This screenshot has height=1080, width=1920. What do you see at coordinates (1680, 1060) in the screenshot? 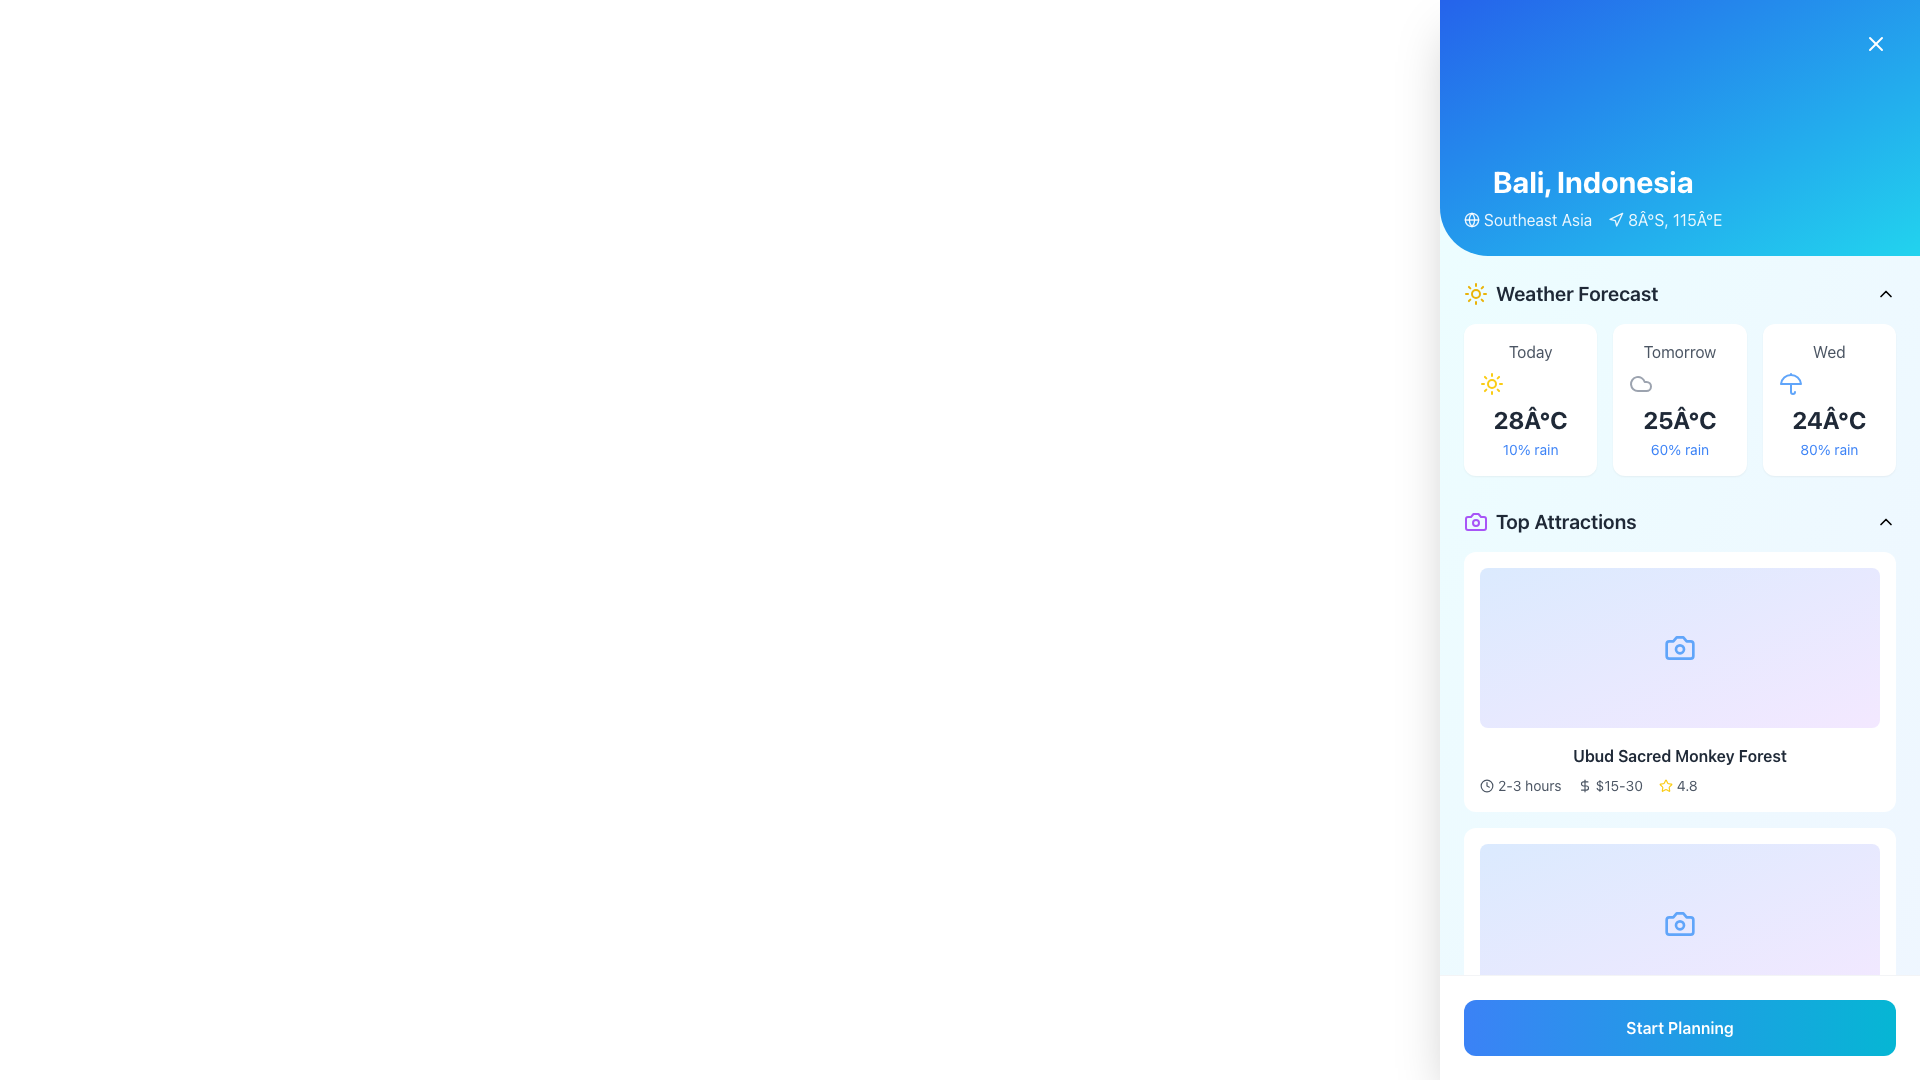
I see `the descriptive label or badge for 'Tanah Lot Temple' located in the 'Top Attractions' section, which includes text like '2-3 hours', cost range '$15-30', and rating '4.8'` at bounding box center [1680, 1060].